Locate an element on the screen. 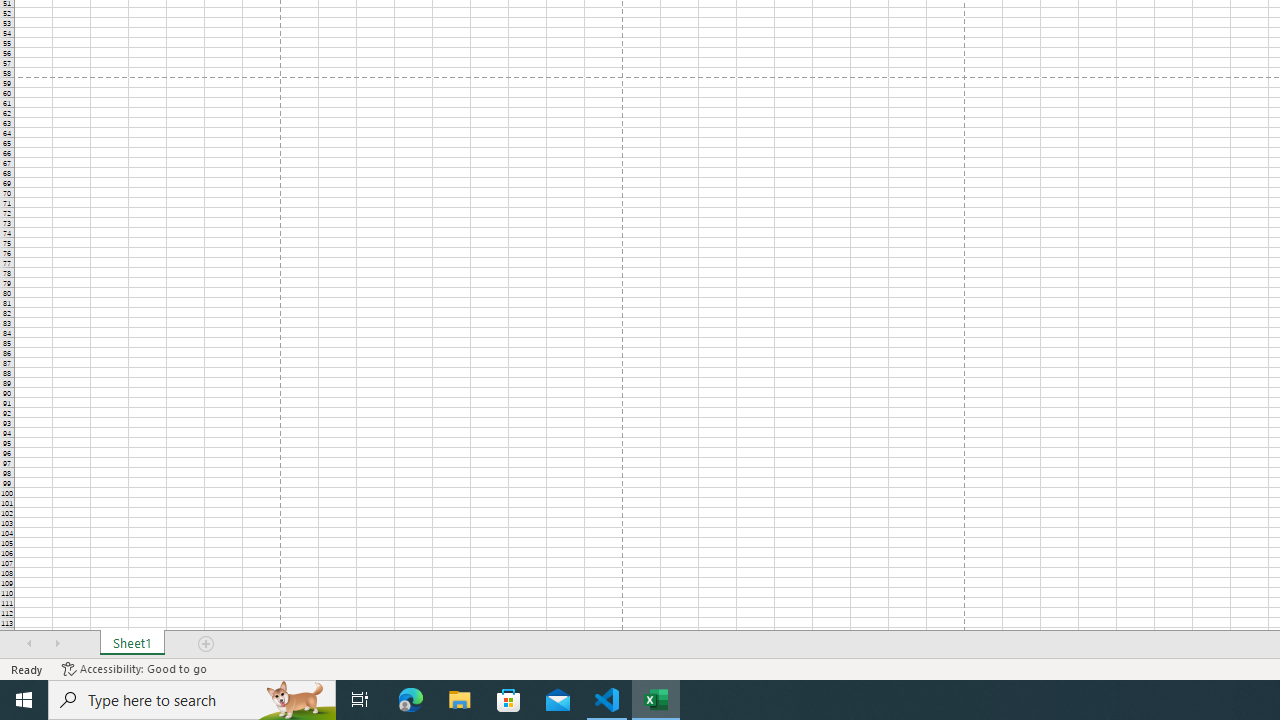 The height and width of the screenshot is (720, 1280). 'Scroll Left' is located at coordinates (29, 644).